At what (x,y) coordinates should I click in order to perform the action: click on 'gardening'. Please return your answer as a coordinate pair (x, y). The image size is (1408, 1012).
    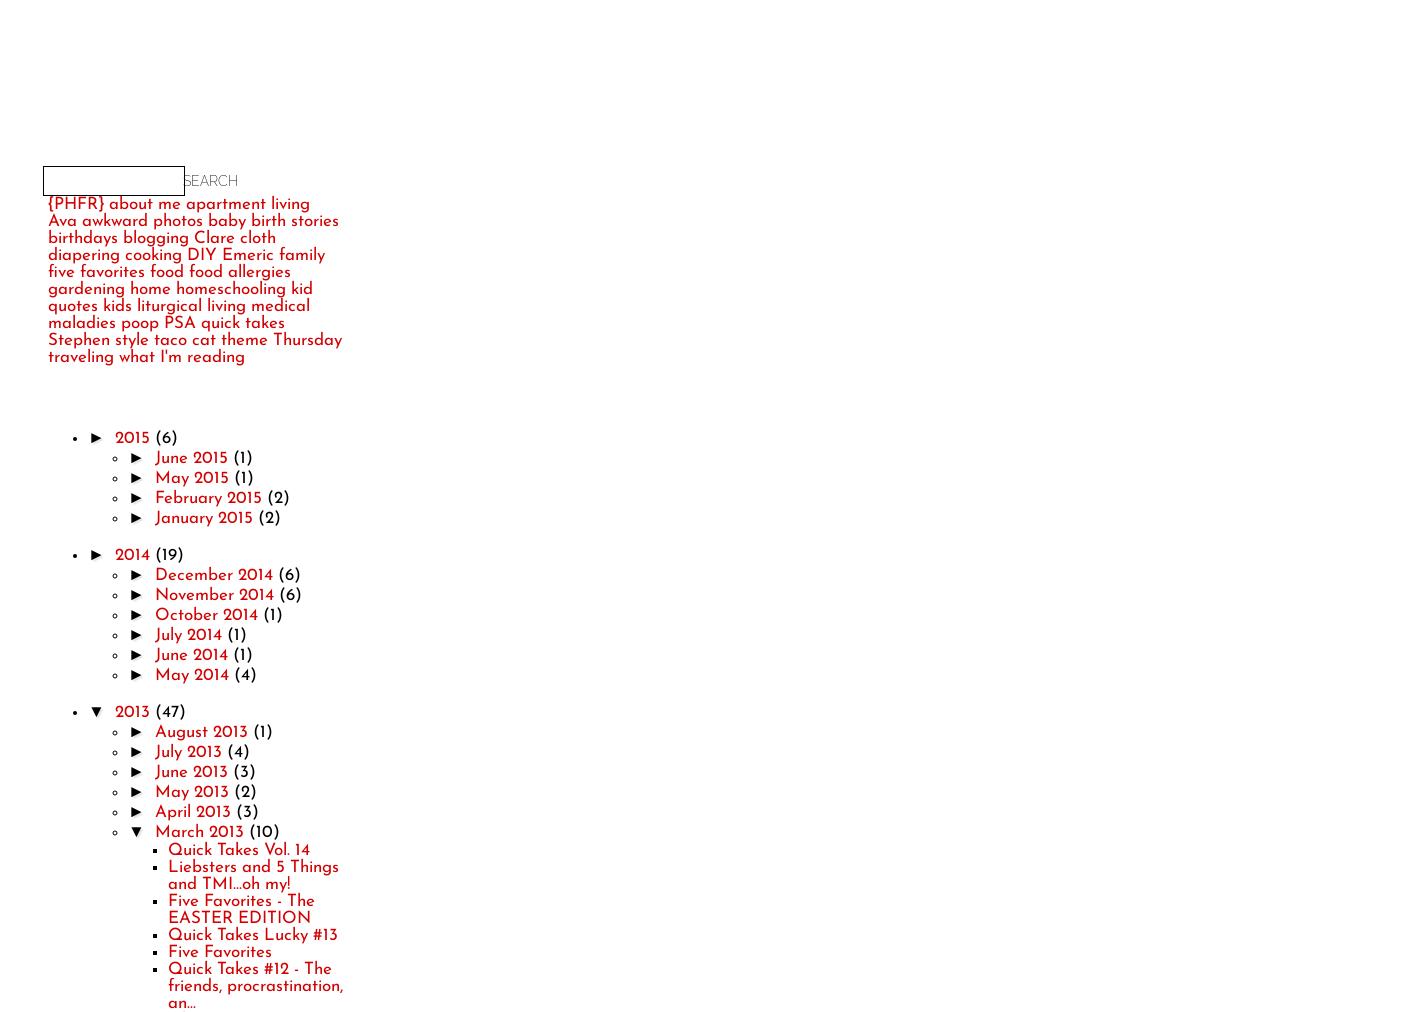
    Looking at the image, I should click on (85, 288).